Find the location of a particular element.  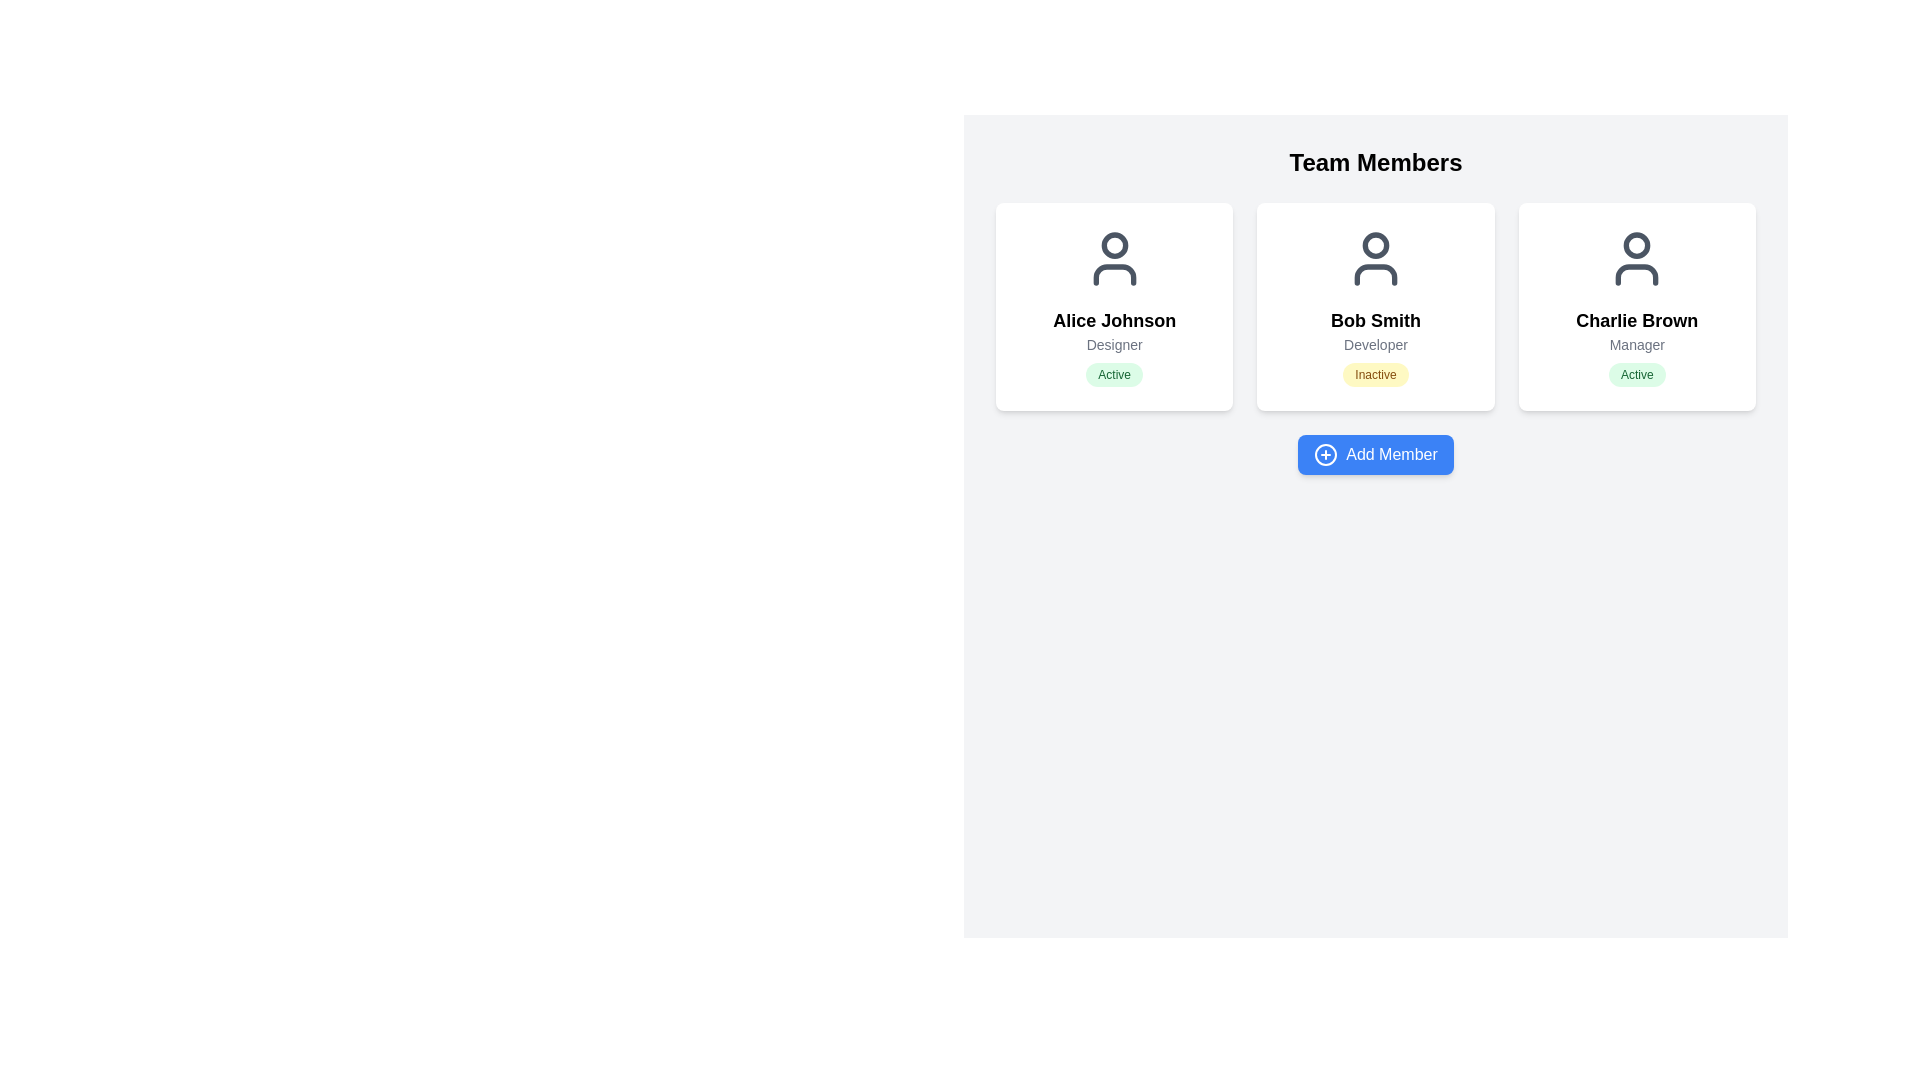

the text label displaying 'Manager' which is located under 'Charlie Brown' and above the status indicator 'Active' is located at coordinates (1637, 343).